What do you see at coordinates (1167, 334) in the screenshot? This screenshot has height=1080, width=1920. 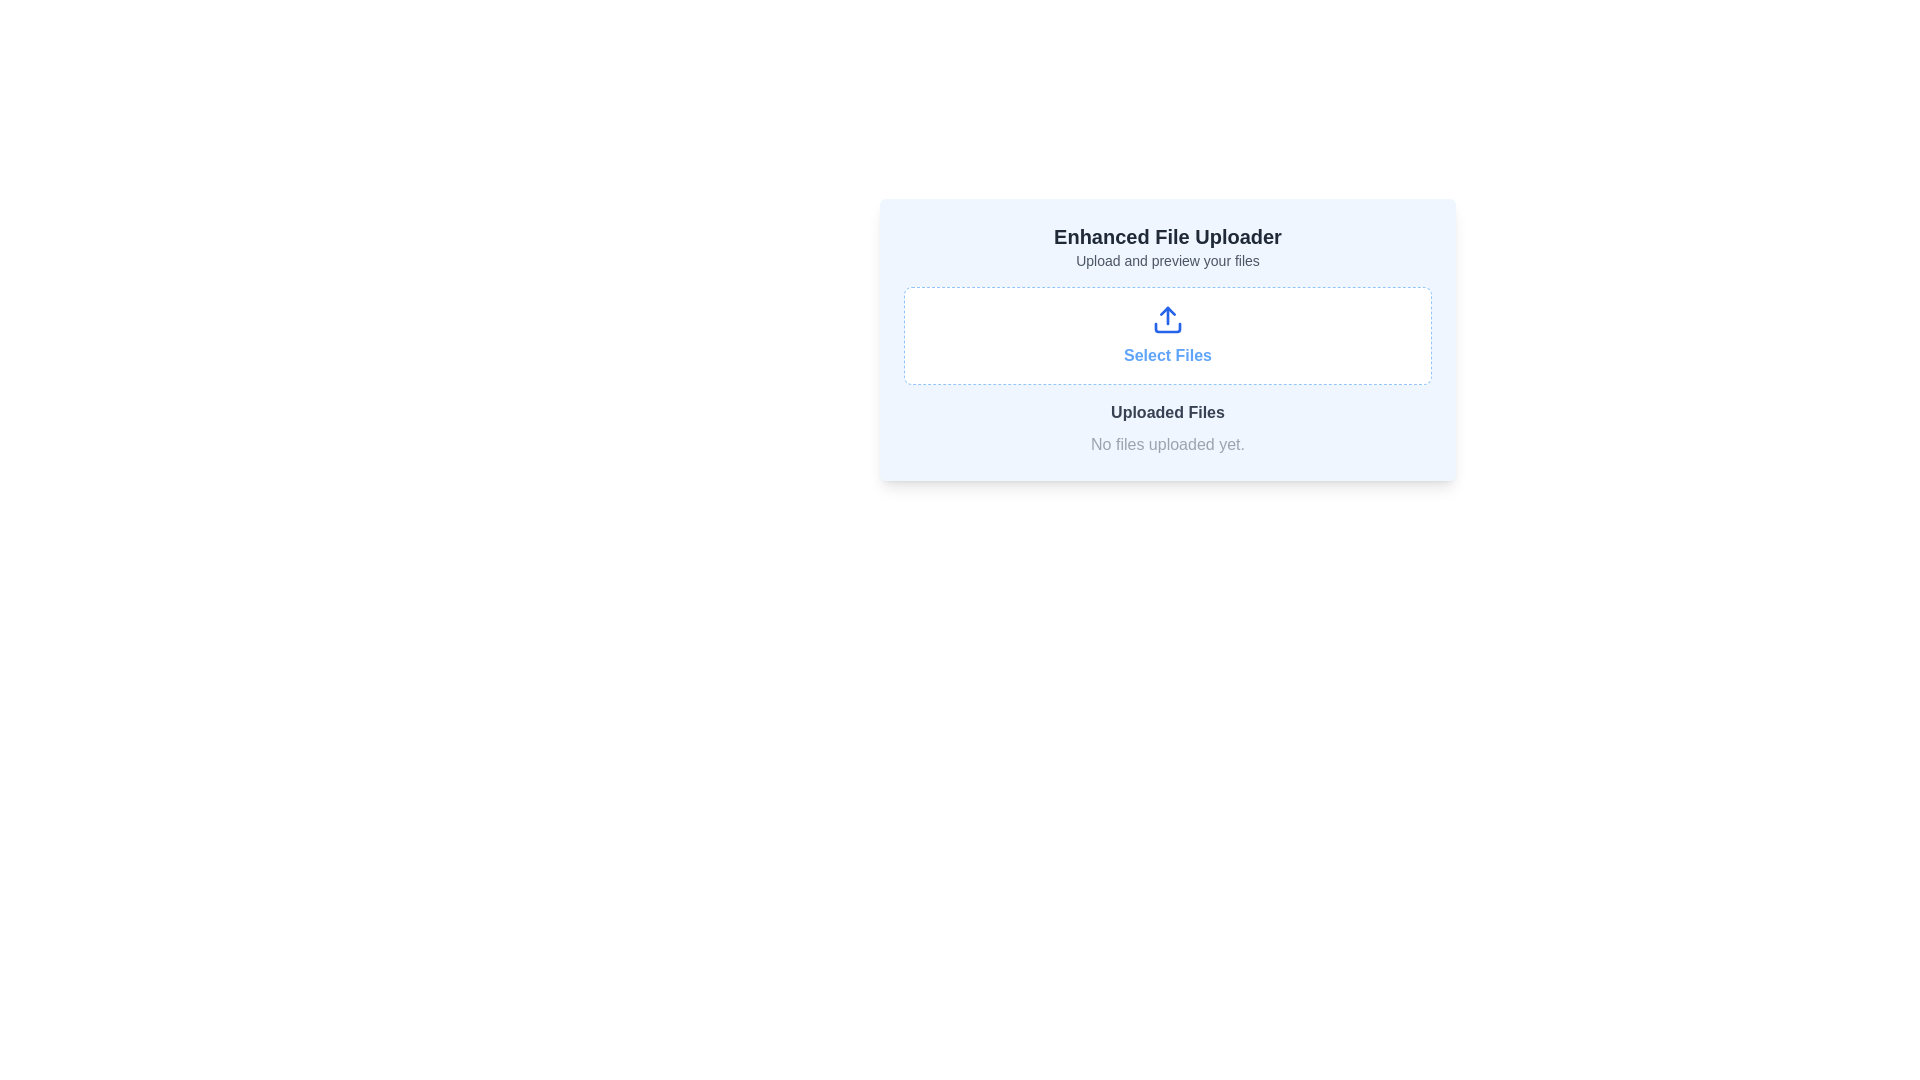 I see `the button used for selecting files for upload` at bounding box center [1167, 334].